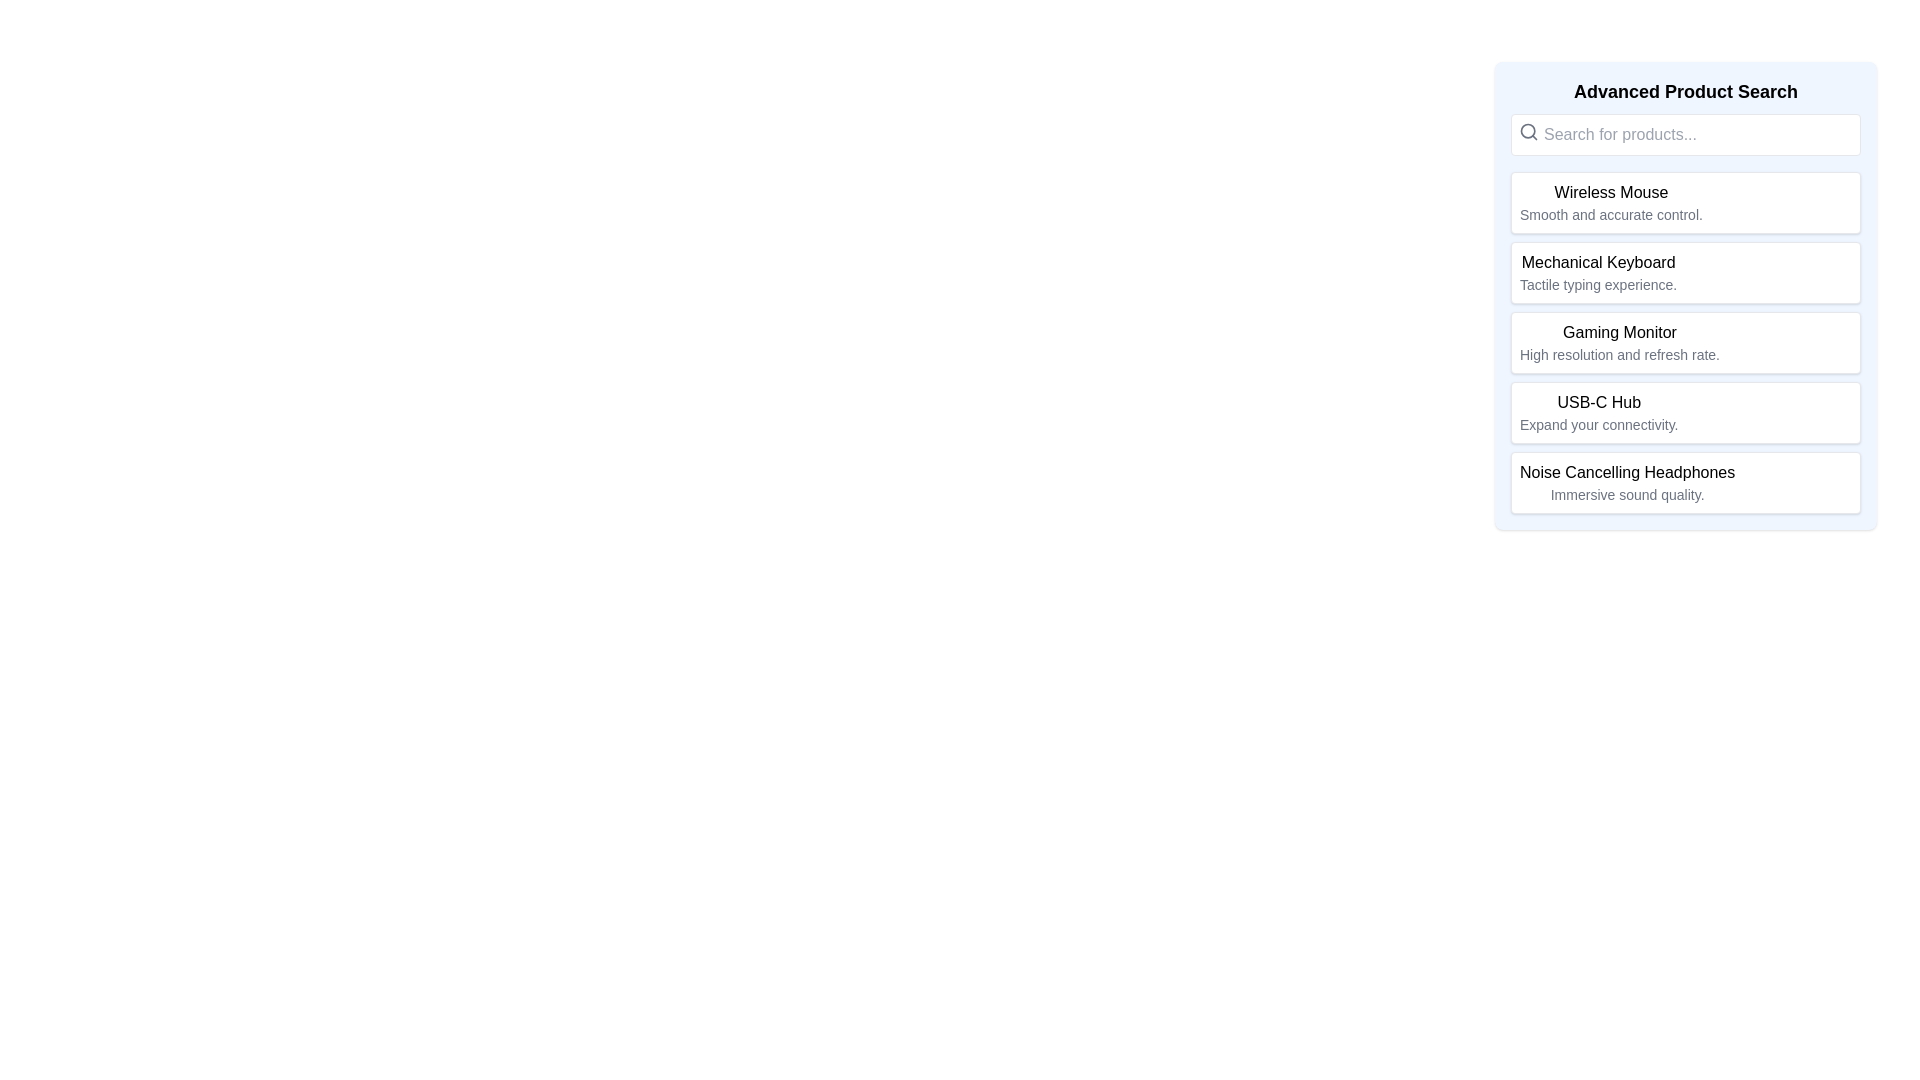  I want to click on the text label stating 'High resolution and refresh rate.' which is displayed in a small gray font under the title 'Gaming Monitor', so click(1620, 353).